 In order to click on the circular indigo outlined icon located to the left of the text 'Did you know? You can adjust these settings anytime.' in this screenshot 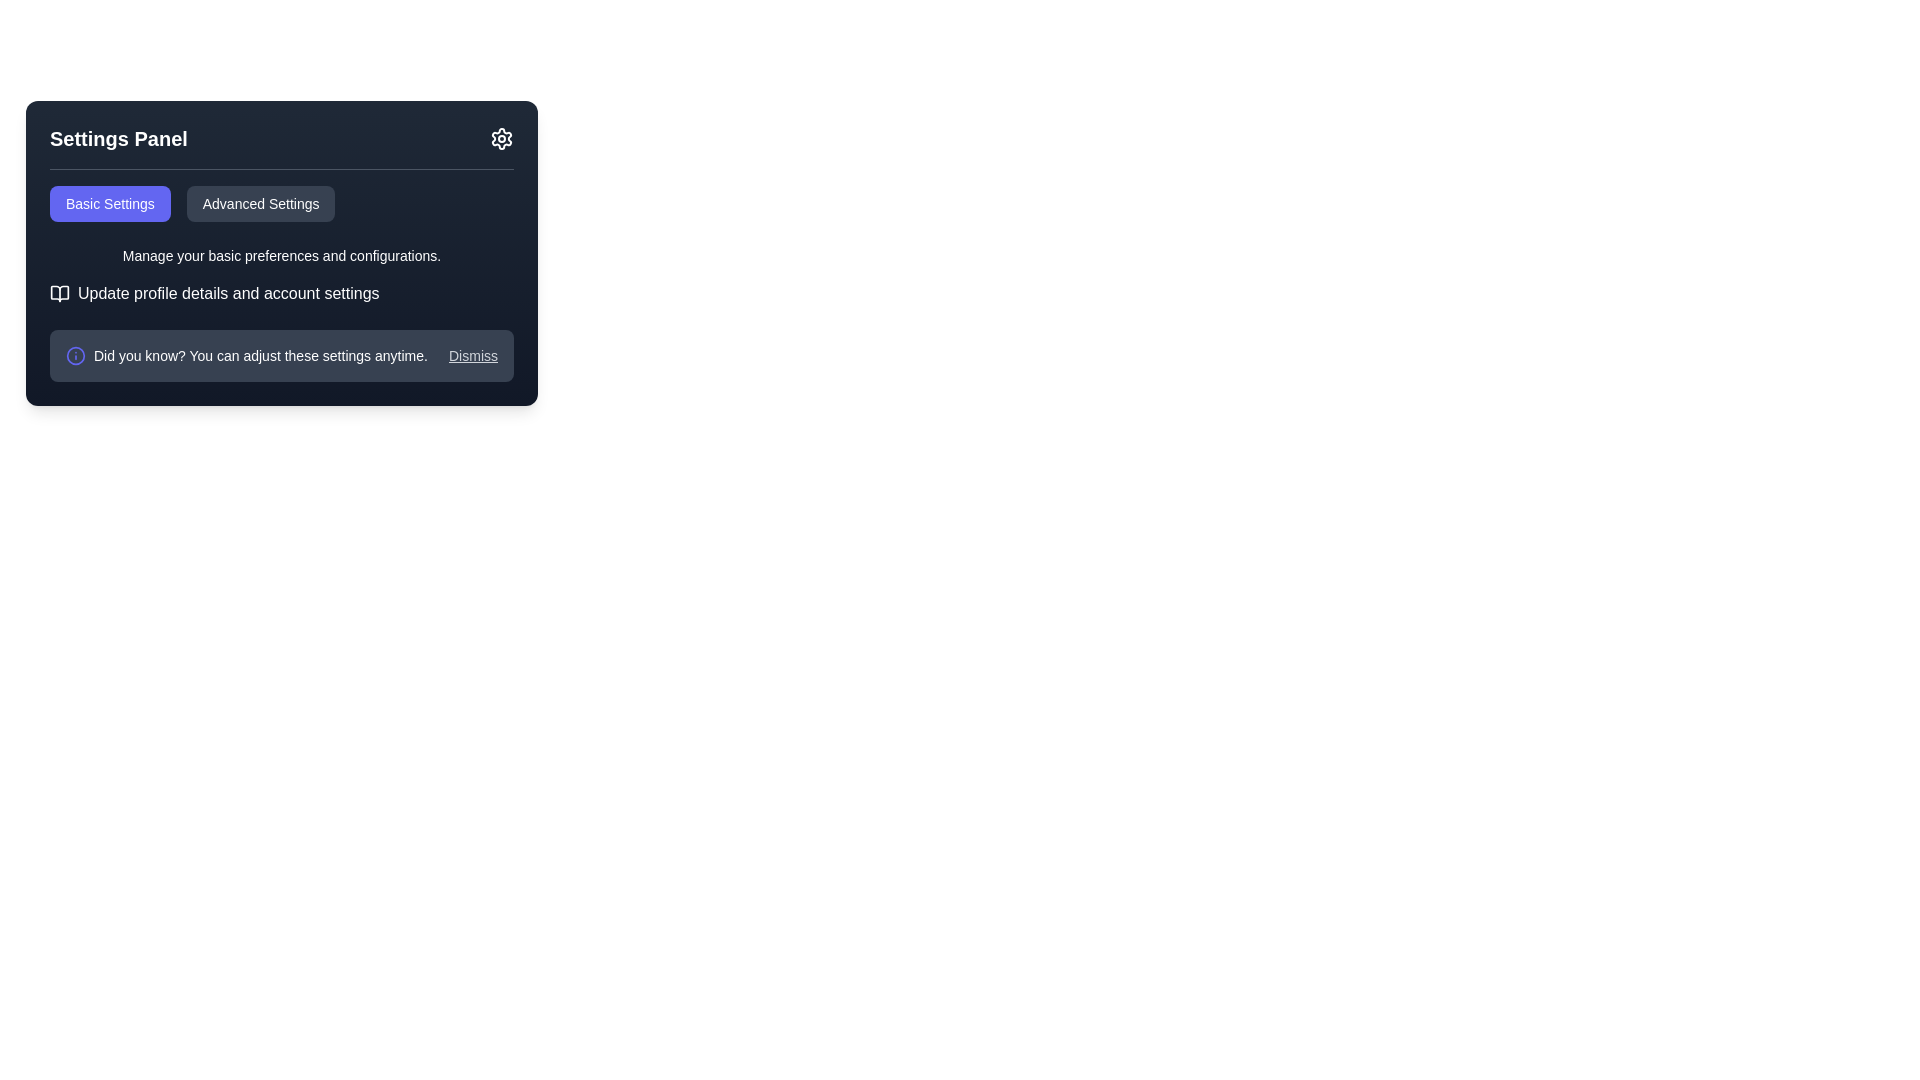, I will do `click(76, 354)`.